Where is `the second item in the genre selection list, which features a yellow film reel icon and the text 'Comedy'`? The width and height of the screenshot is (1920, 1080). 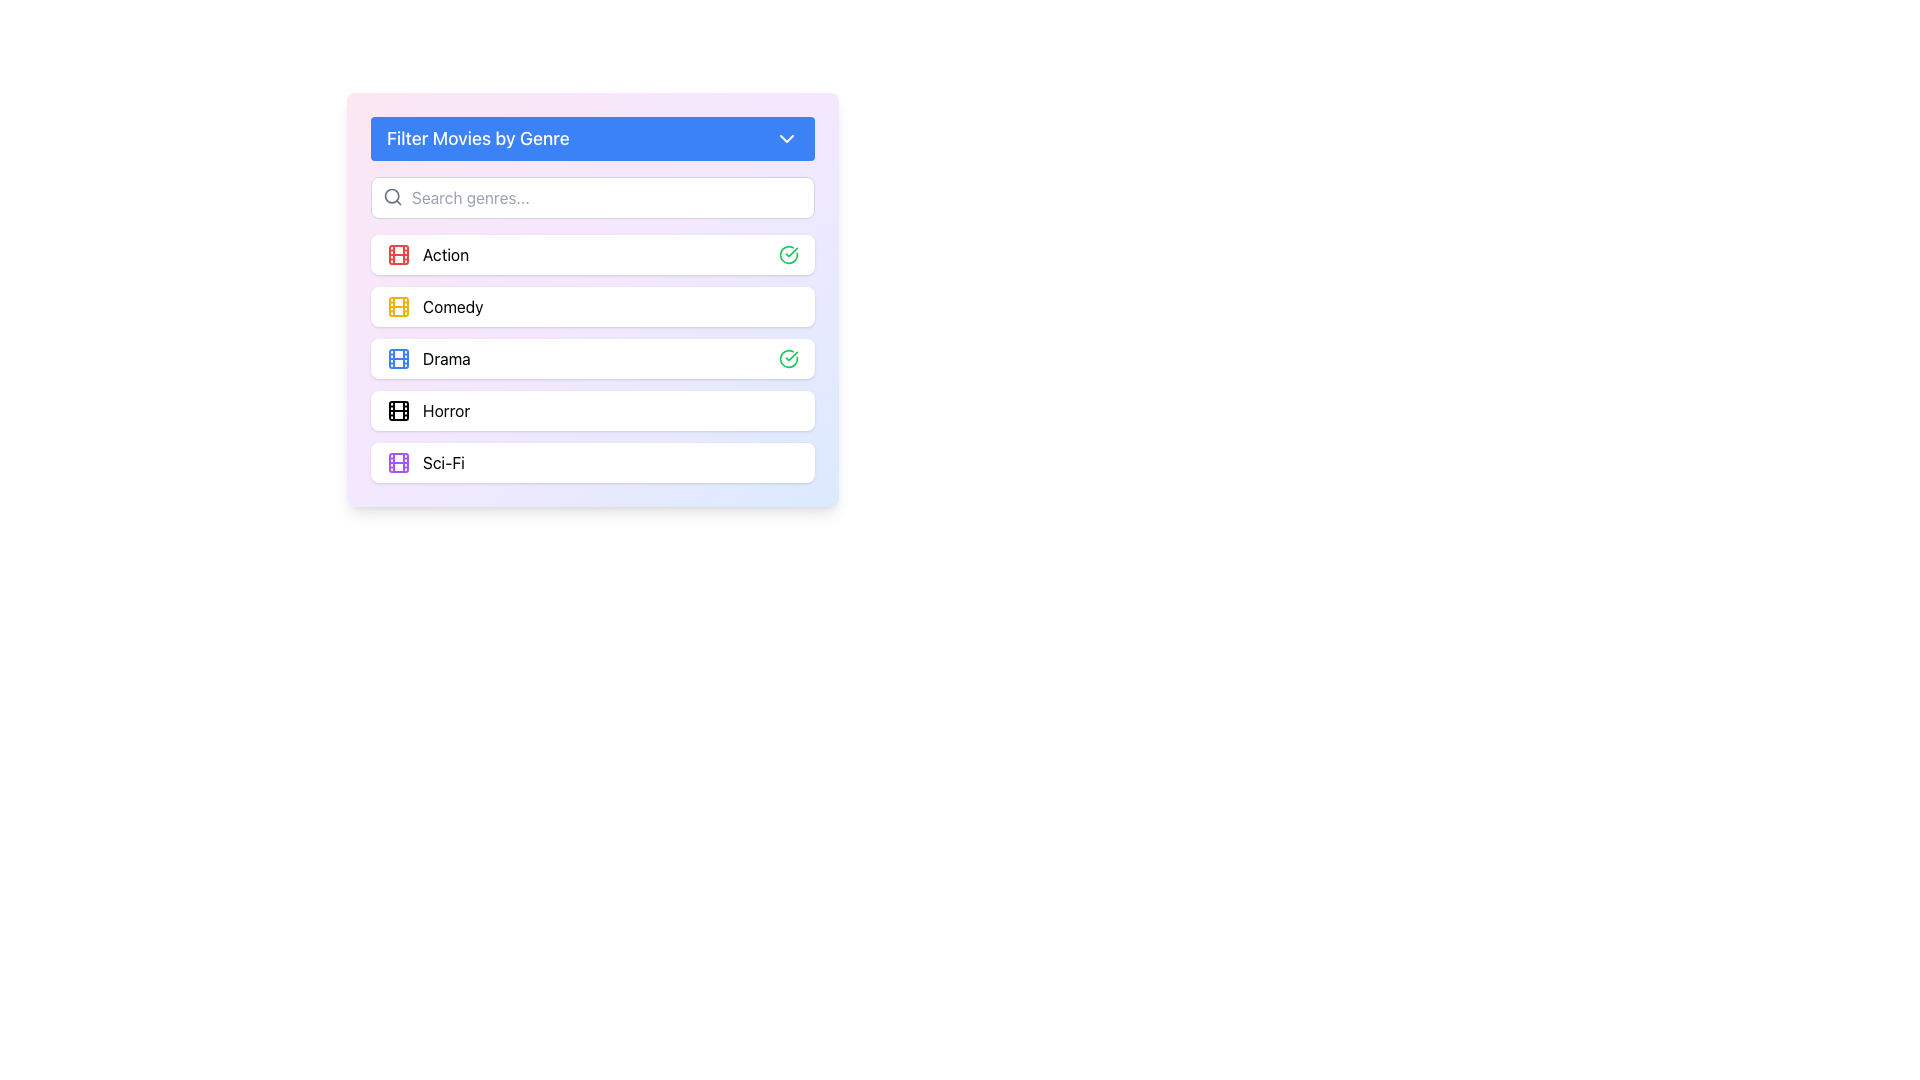 the second item in the genre selection list, which features a yellow film reel icon and the text 'Comedy' is located at coordinates (434, 307).